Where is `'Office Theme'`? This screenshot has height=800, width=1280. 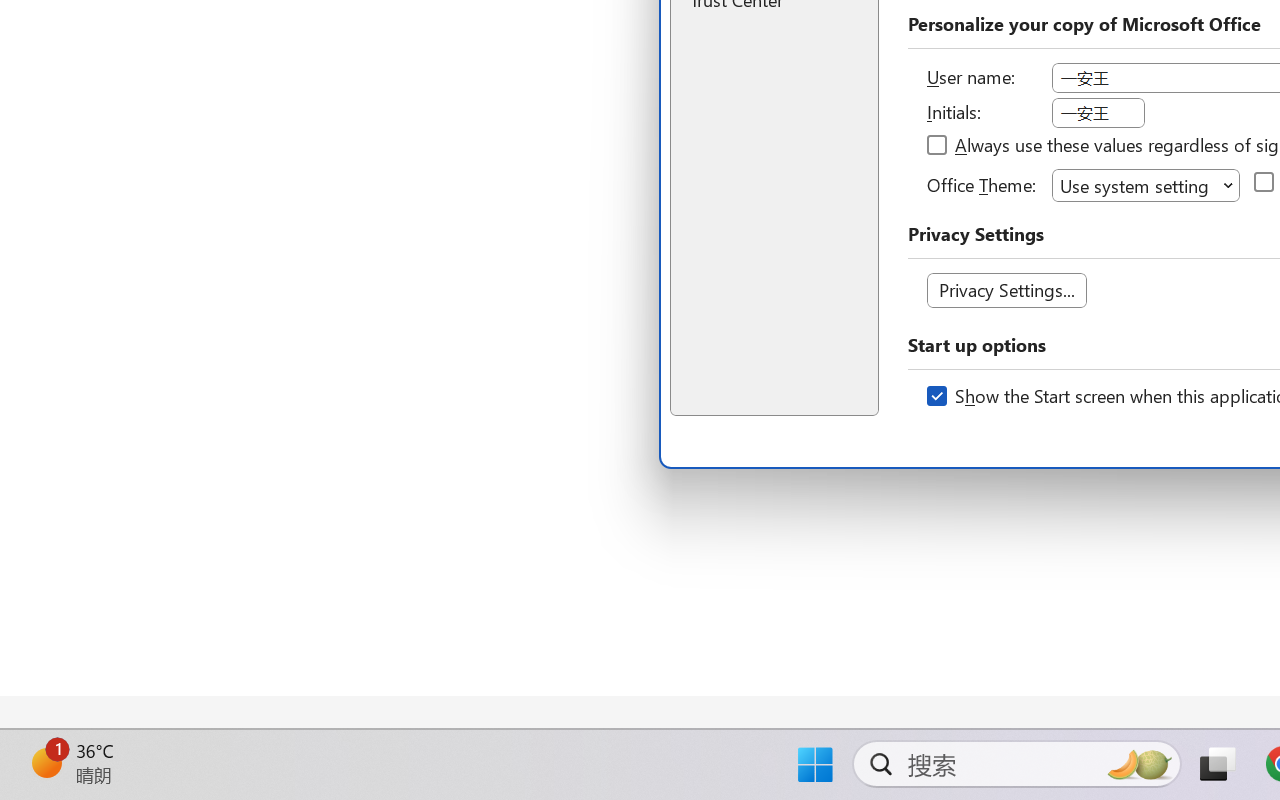 'Office Theme' is located at coordinates (1146, 184).